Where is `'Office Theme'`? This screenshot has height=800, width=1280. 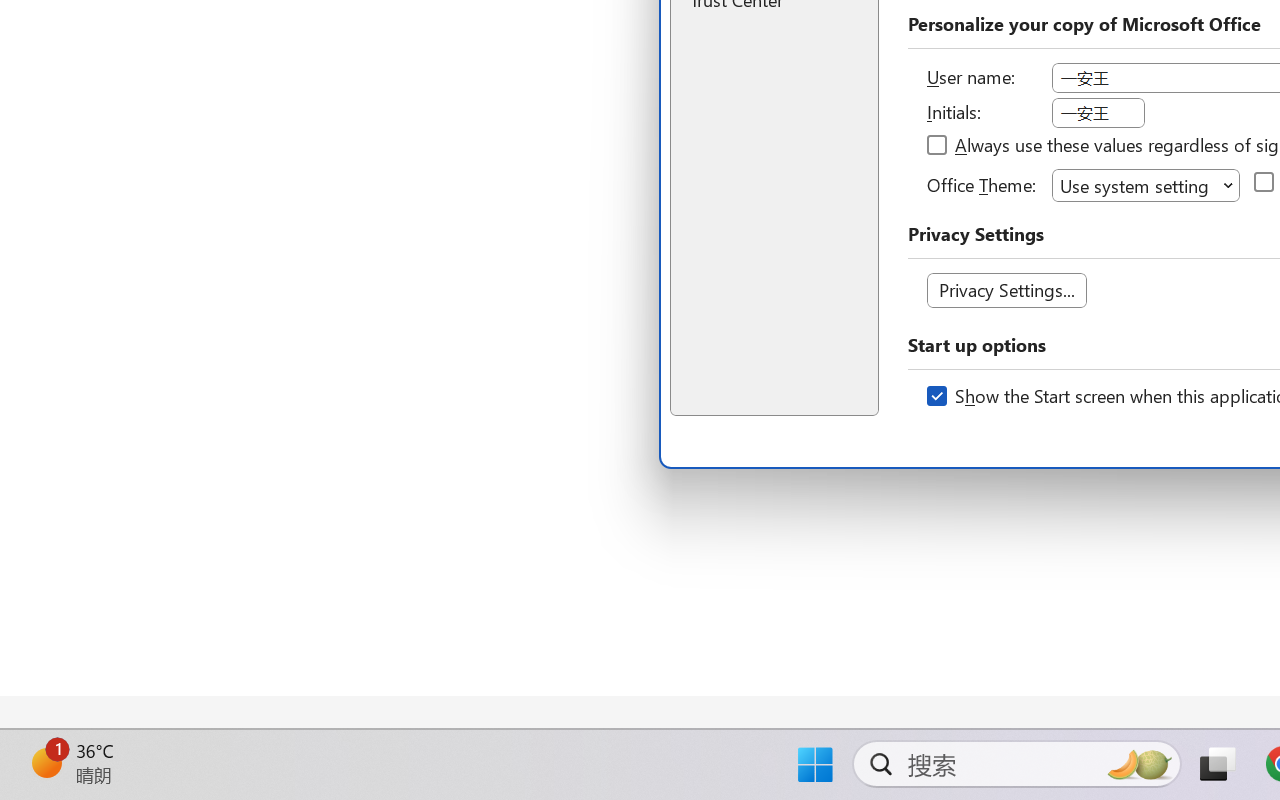 'Office Theme' is located at coordinates (1146, 184).